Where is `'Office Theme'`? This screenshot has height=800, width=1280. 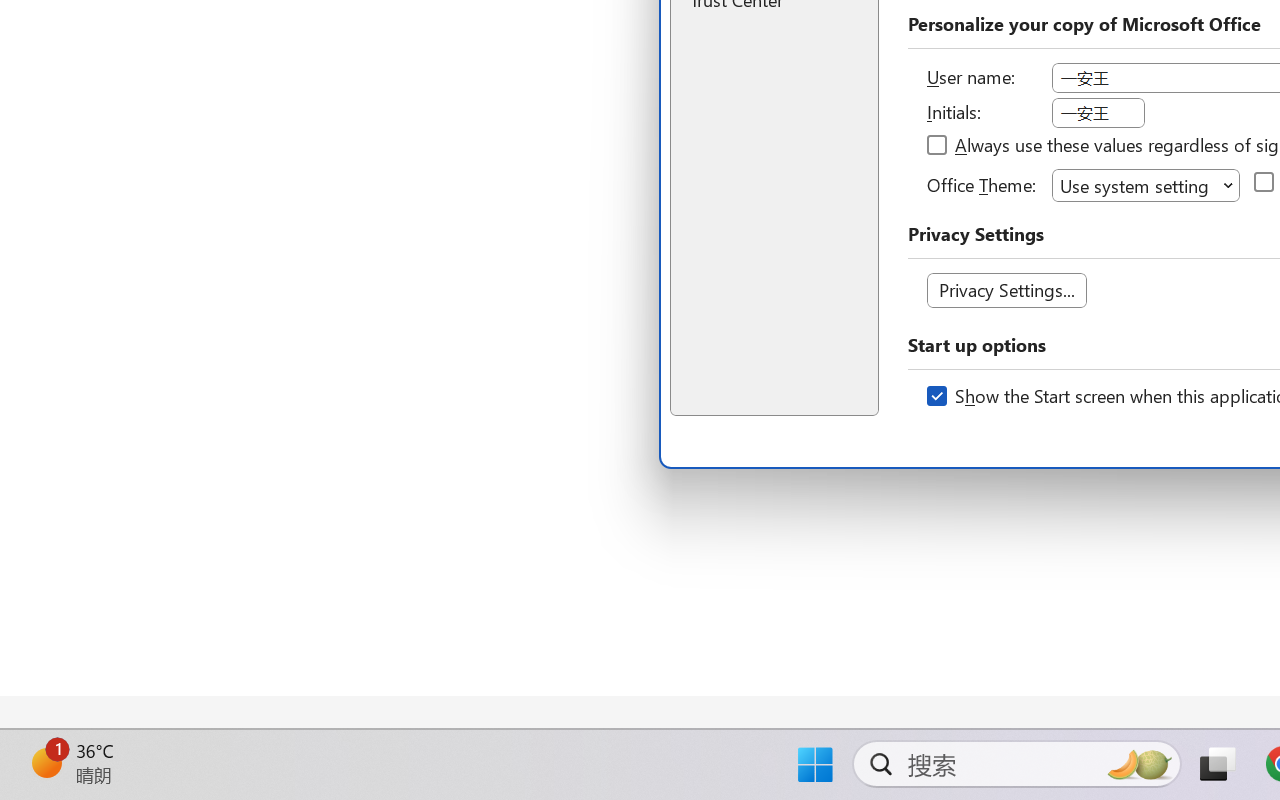 'Office Theme' is located at coordinates (1146, 184).